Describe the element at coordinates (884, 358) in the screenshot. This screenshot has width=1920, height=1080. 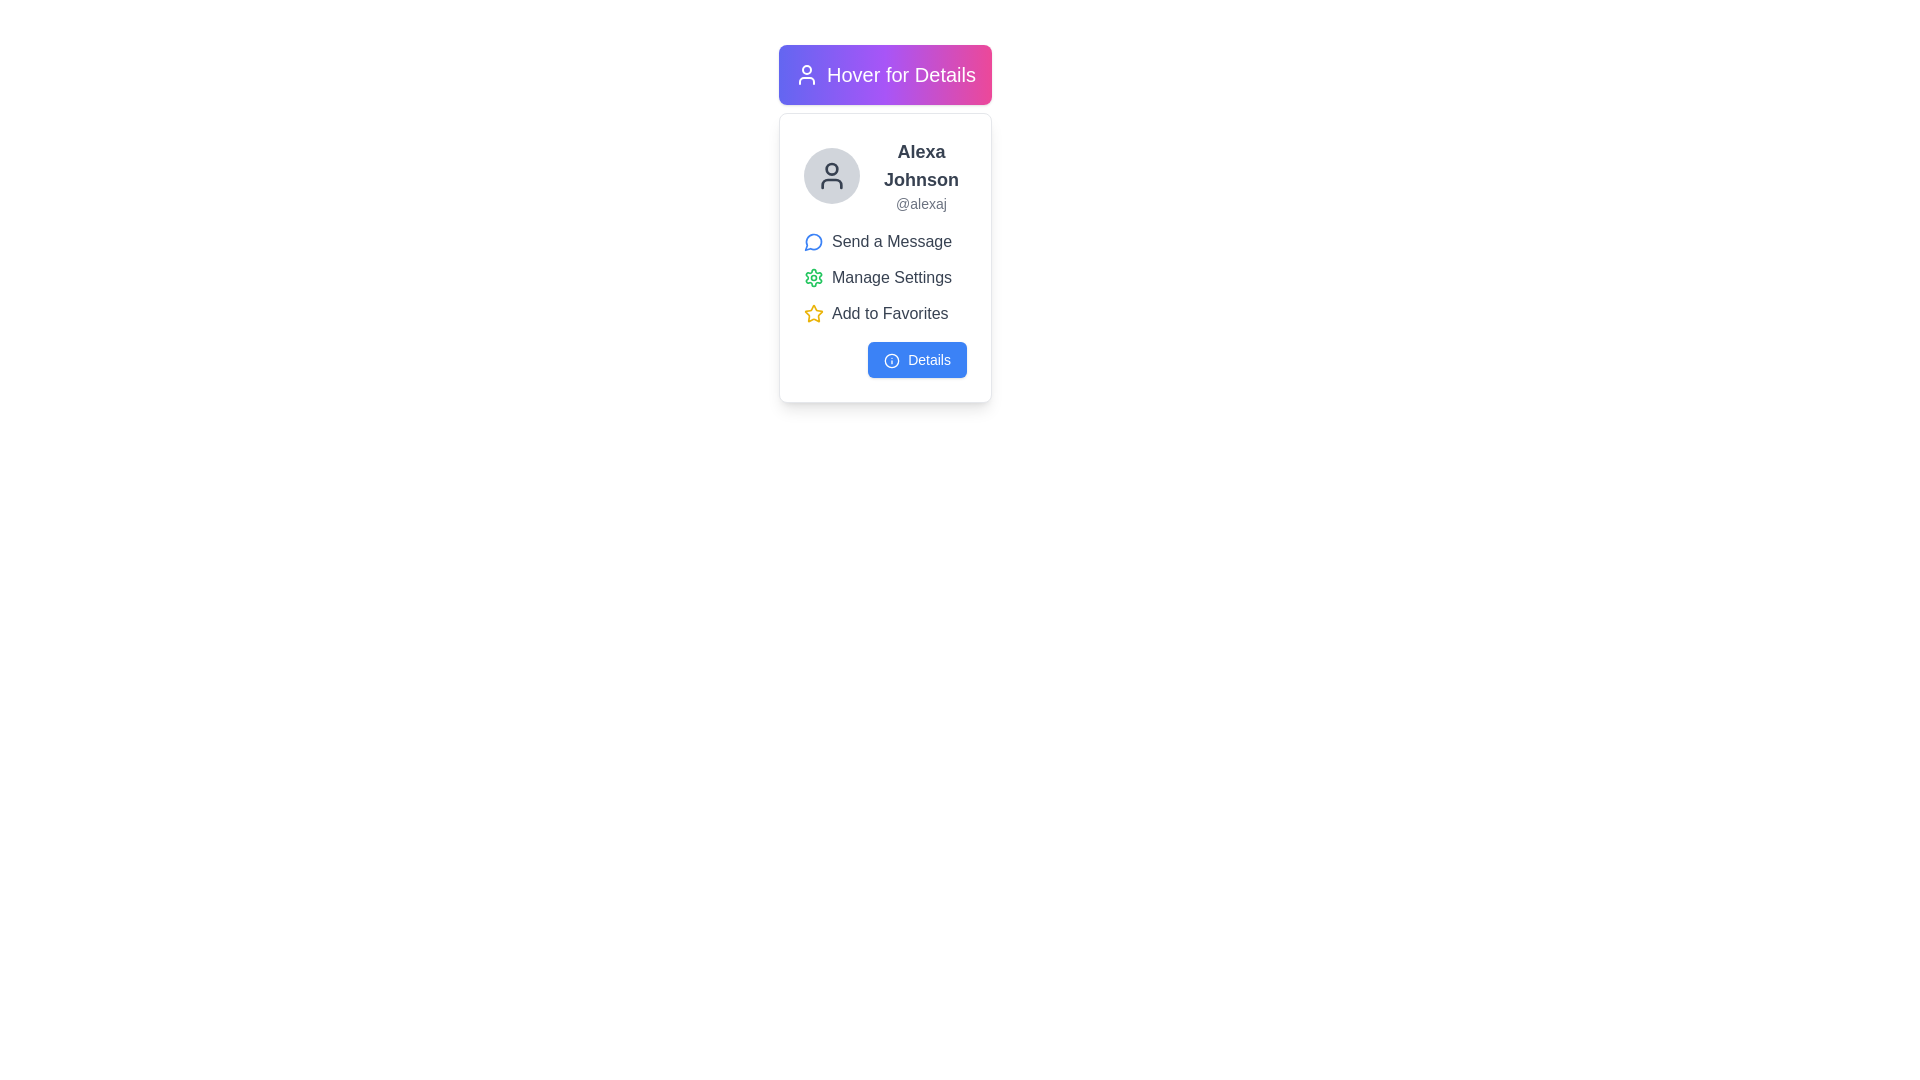
I see `the button located at the bottom of the information card` at that location.